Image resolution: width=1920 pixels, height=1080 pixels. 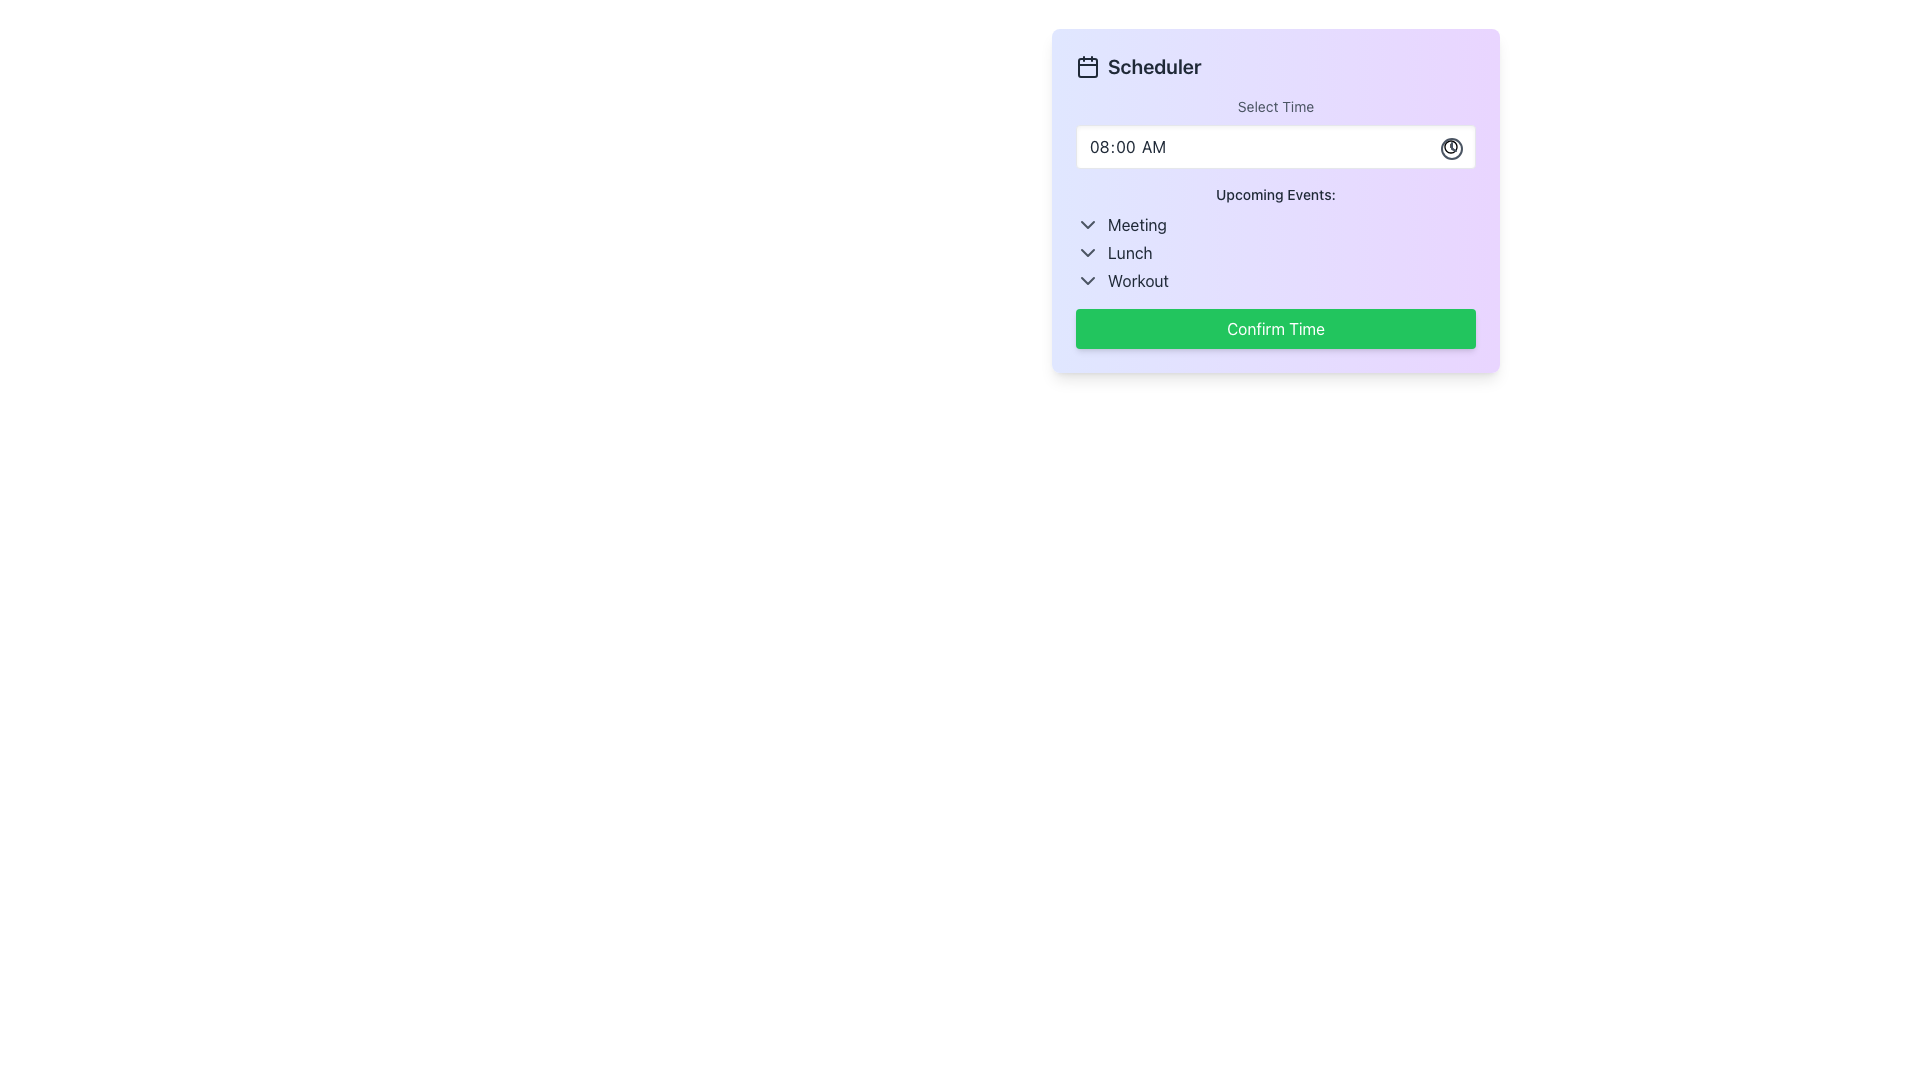 I want to click on the 'Select Time' label in the scheduler interface, which is displayed in a subdued gray font and is located at the top-middle of the scheduler card, so click(x=1275, y=107).